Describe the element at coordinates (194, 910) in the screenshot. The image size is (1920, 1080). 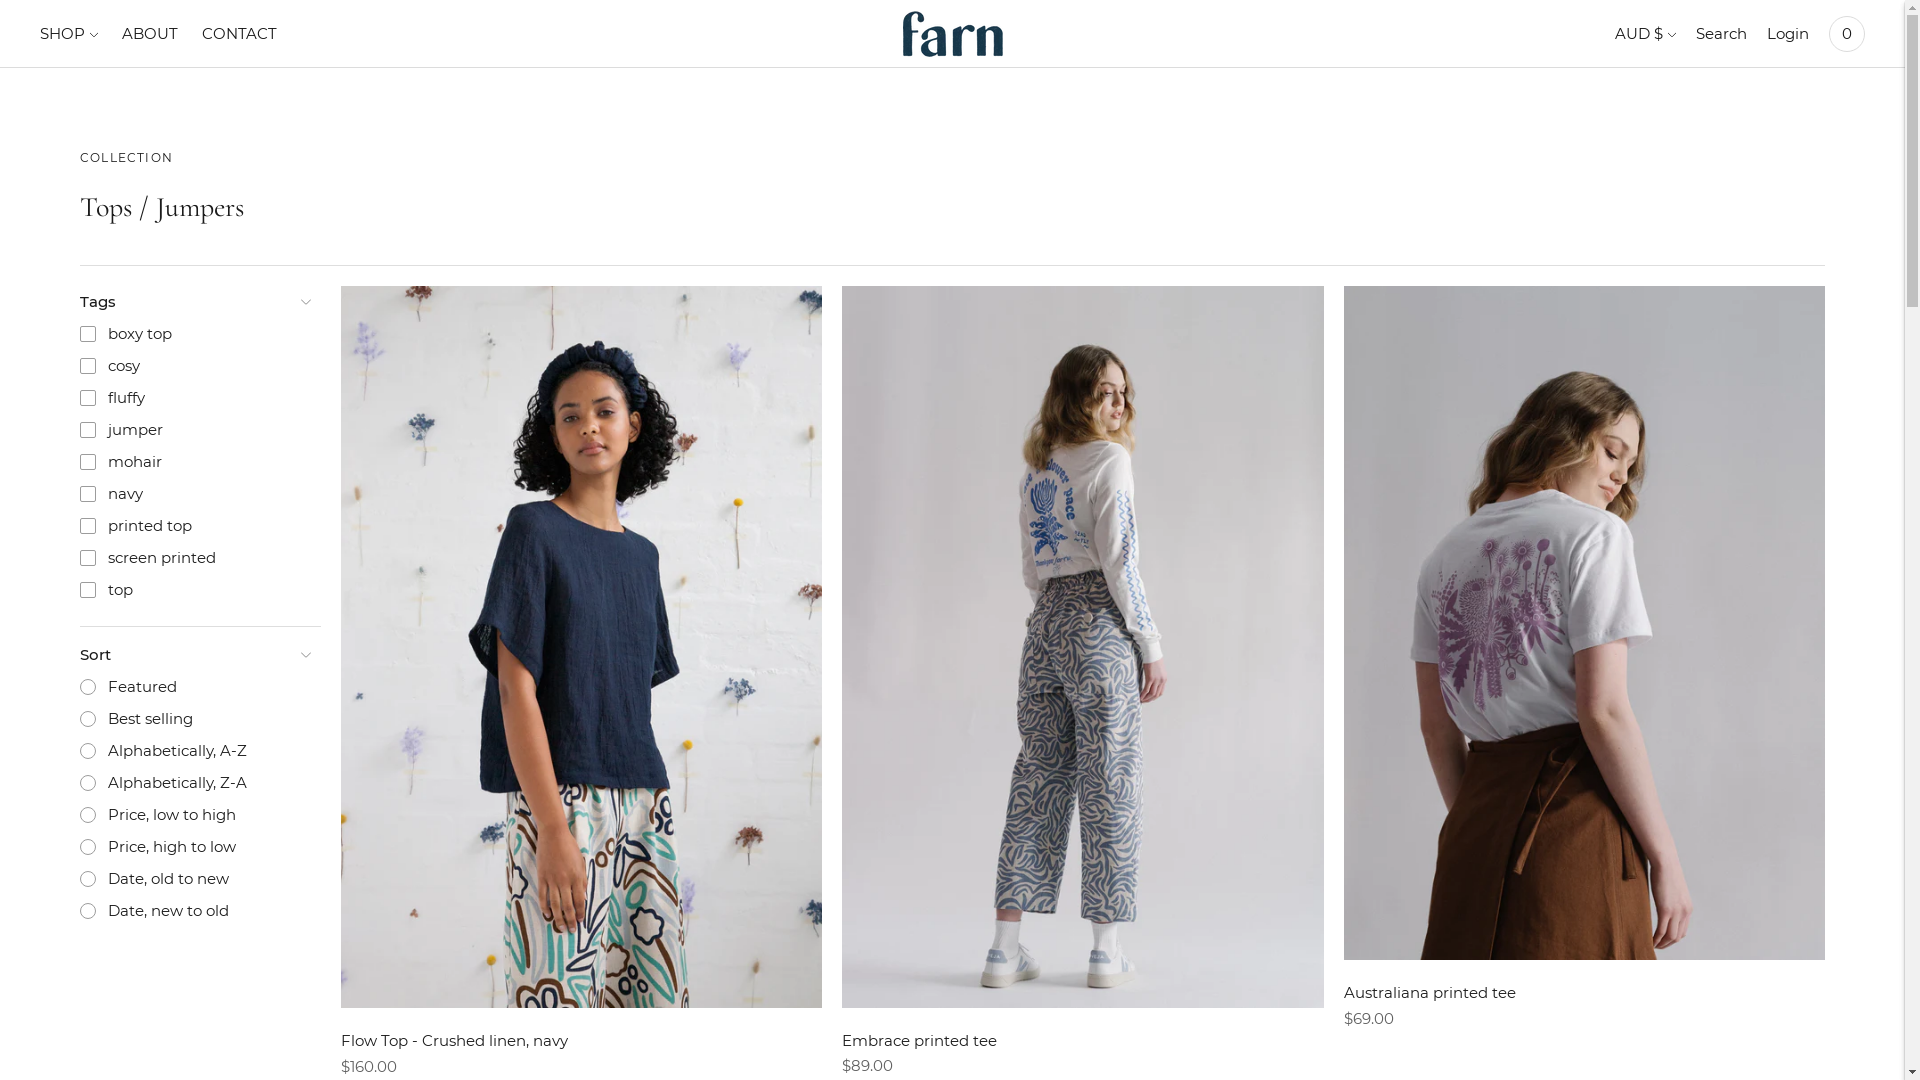
I see `'Date, new to old'` at that location.